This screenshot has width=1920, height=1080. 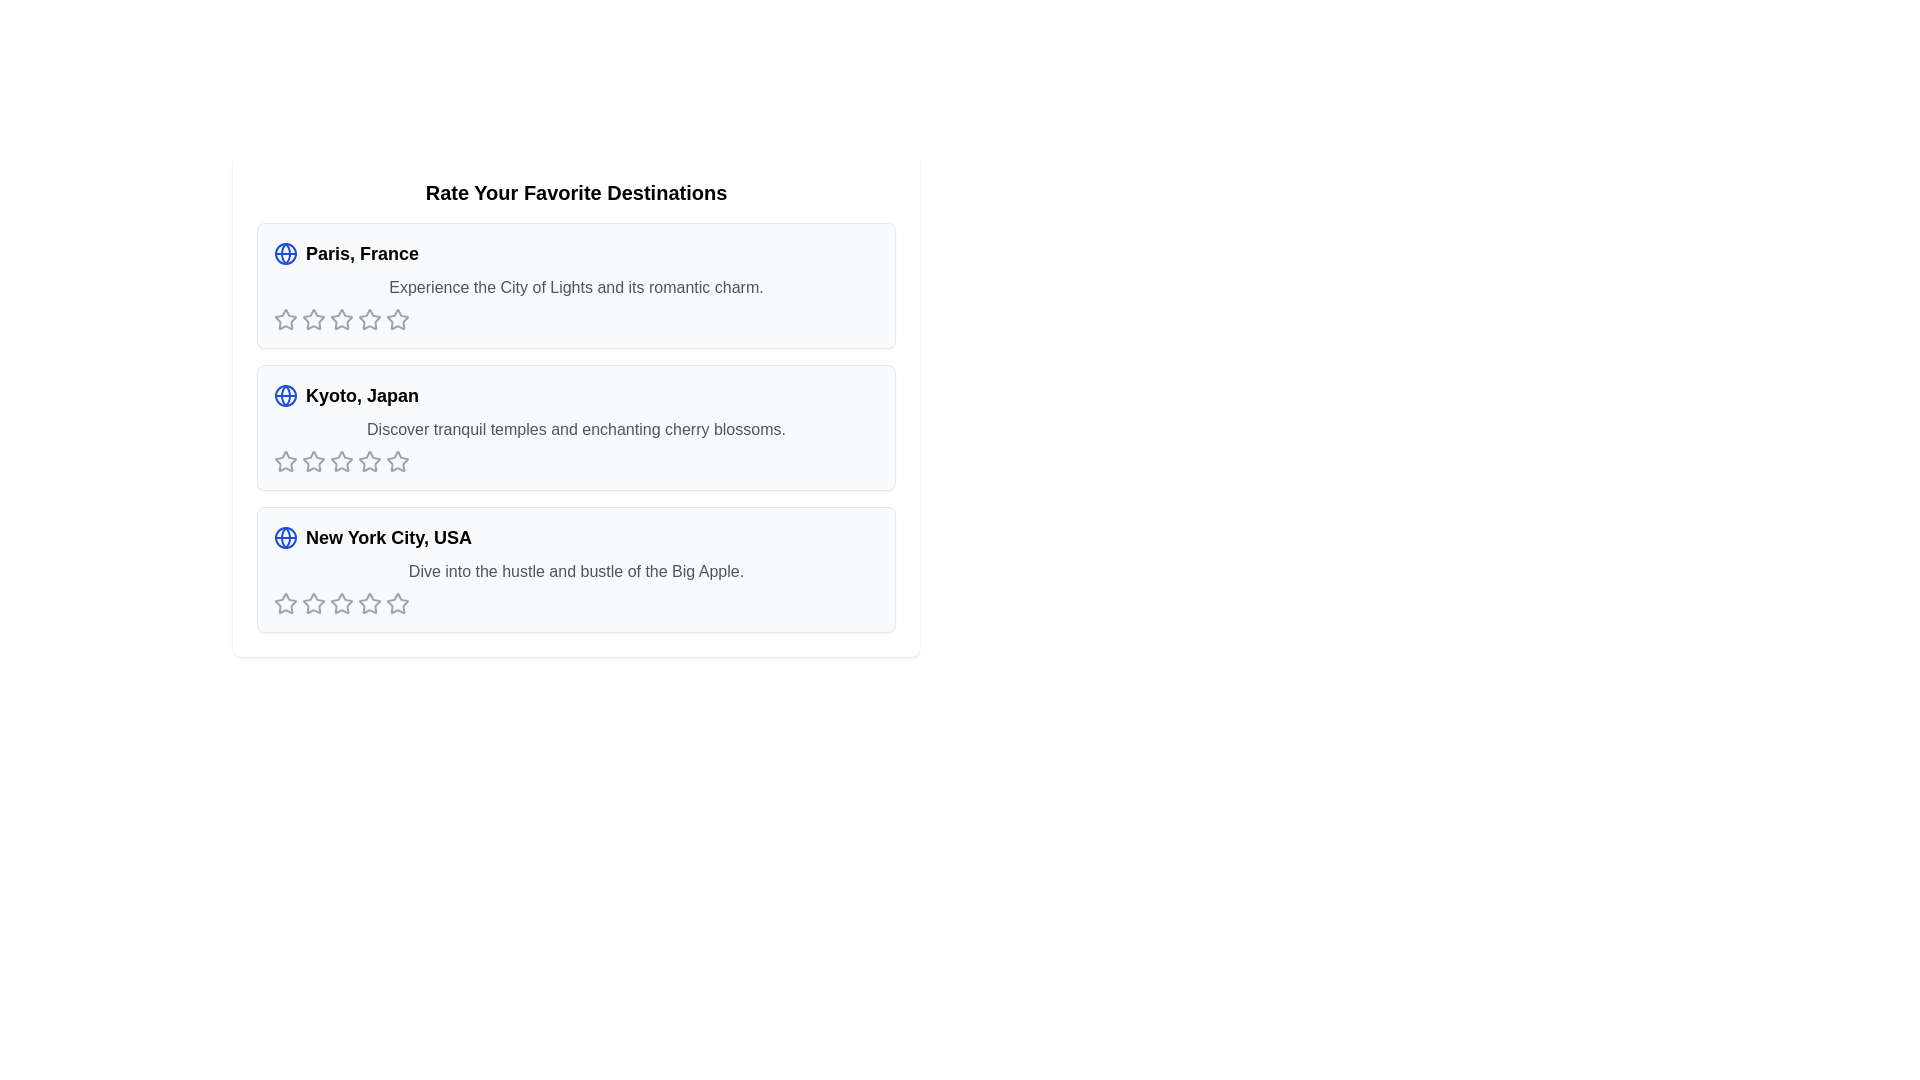 I want to click on the title text located at the bottom item of a vertically aligned list of destinations, which includes an icon to its left and a description below it, so click(x=388, y=536).